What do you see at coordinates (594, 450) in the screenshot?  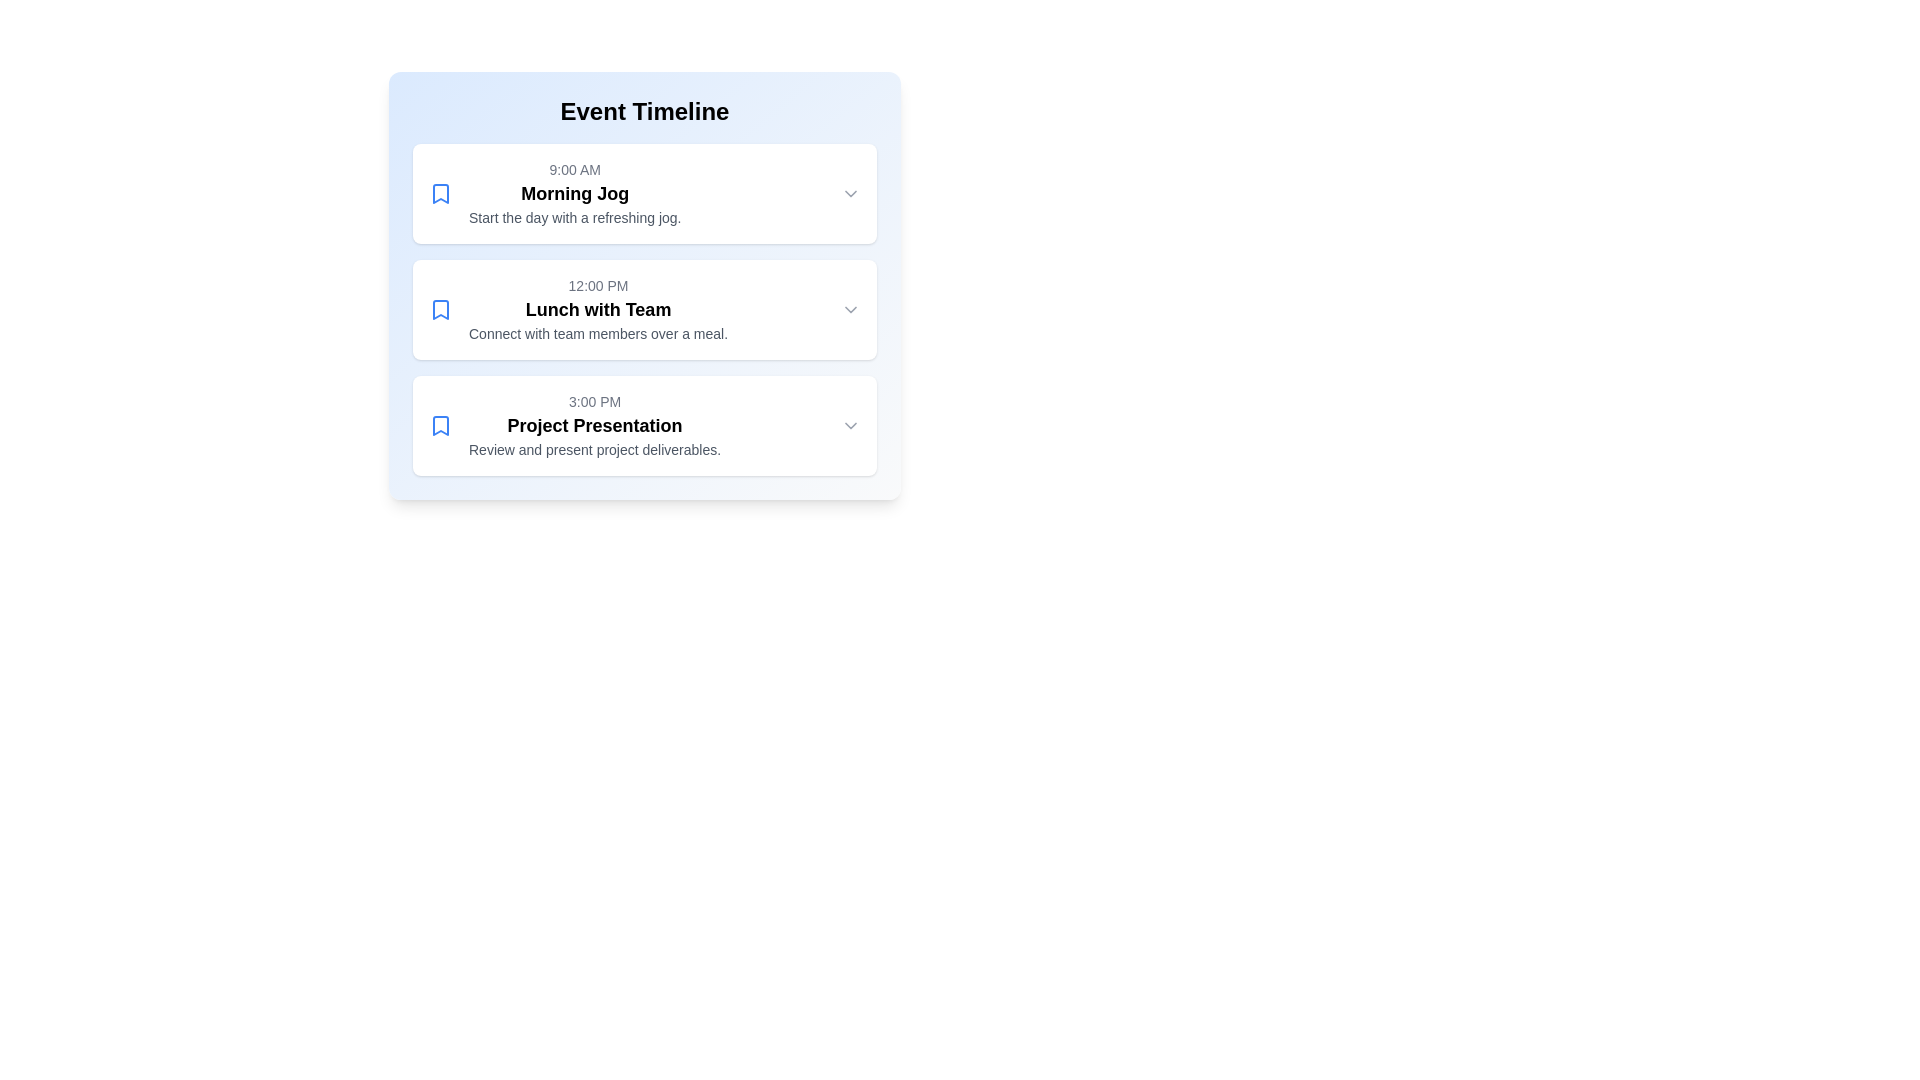 I see `the static text element providing details for the event labeled 'Project Presentation', located beneath the heading and part of the event timeline interface` at bounding box center [594, 450].